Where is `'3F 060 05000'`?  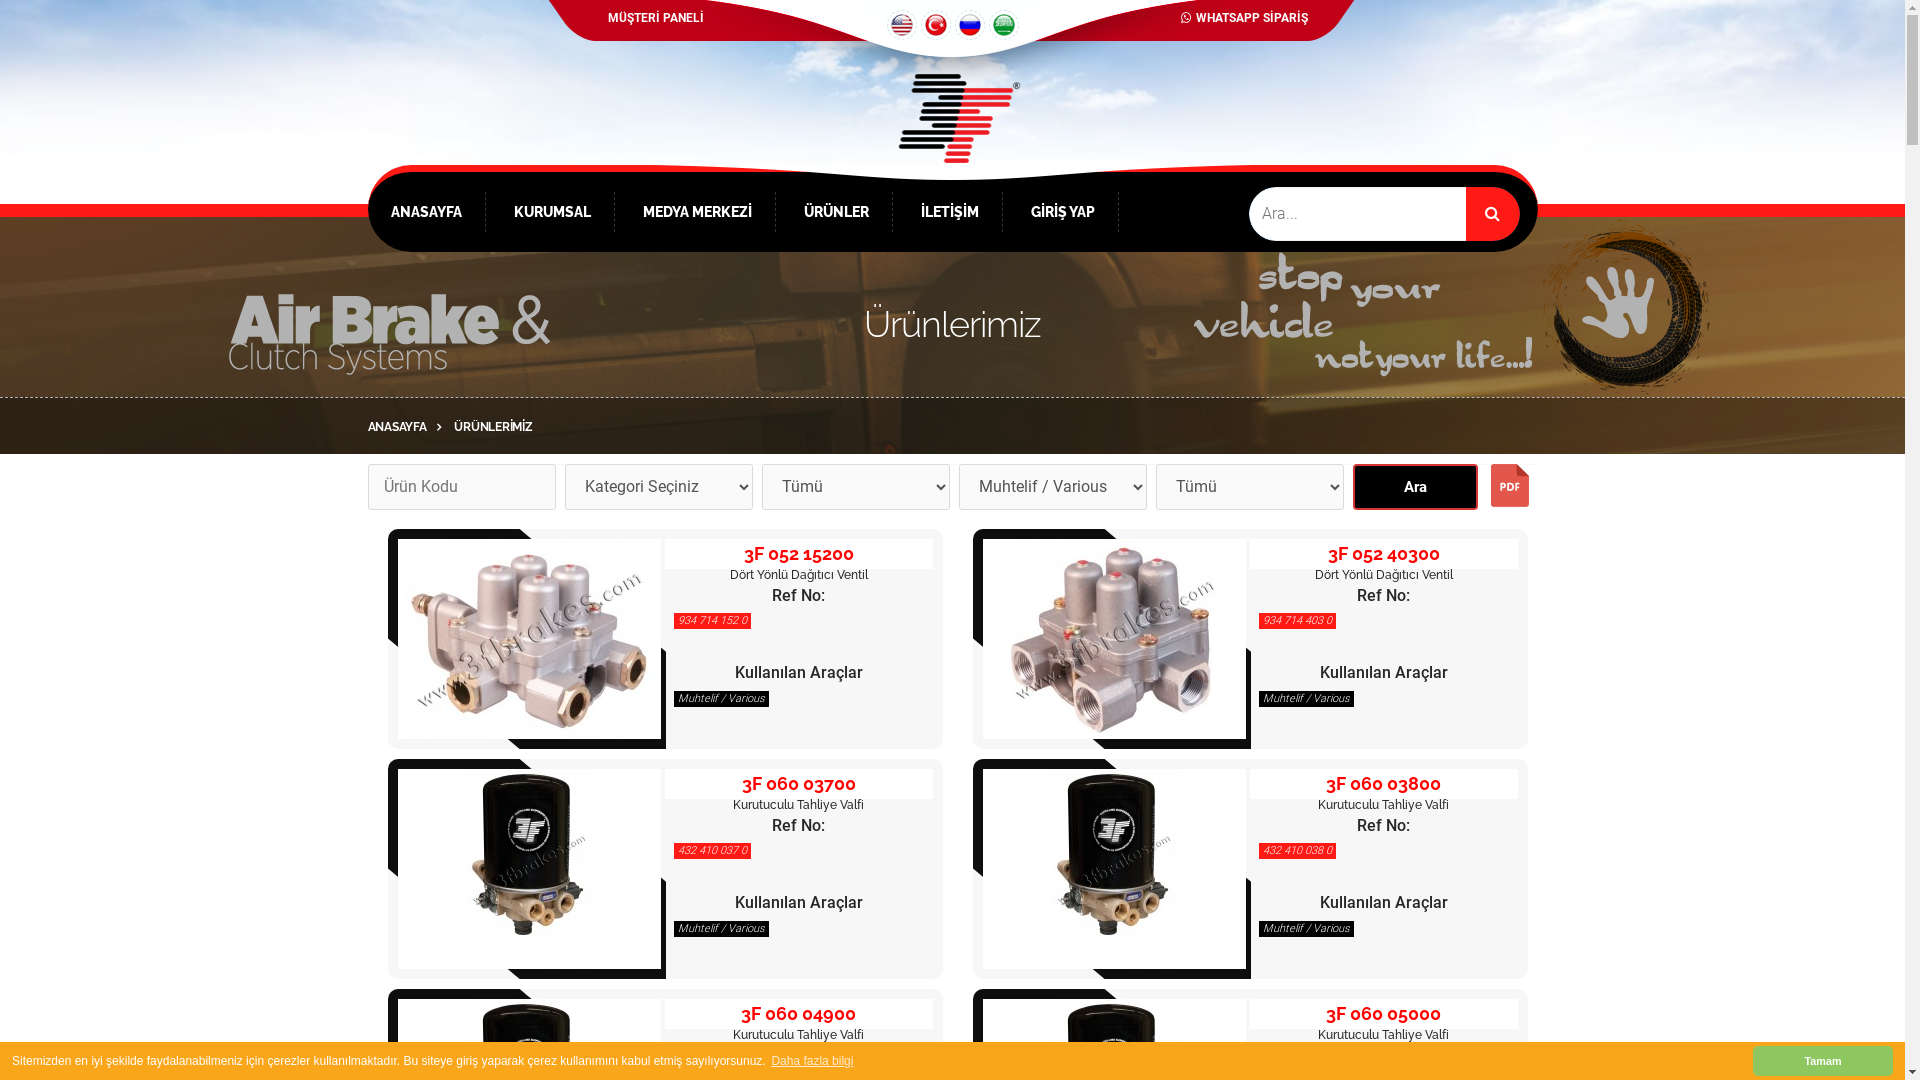 '3F 060 05000' is located at coordinates (1382, 1014).